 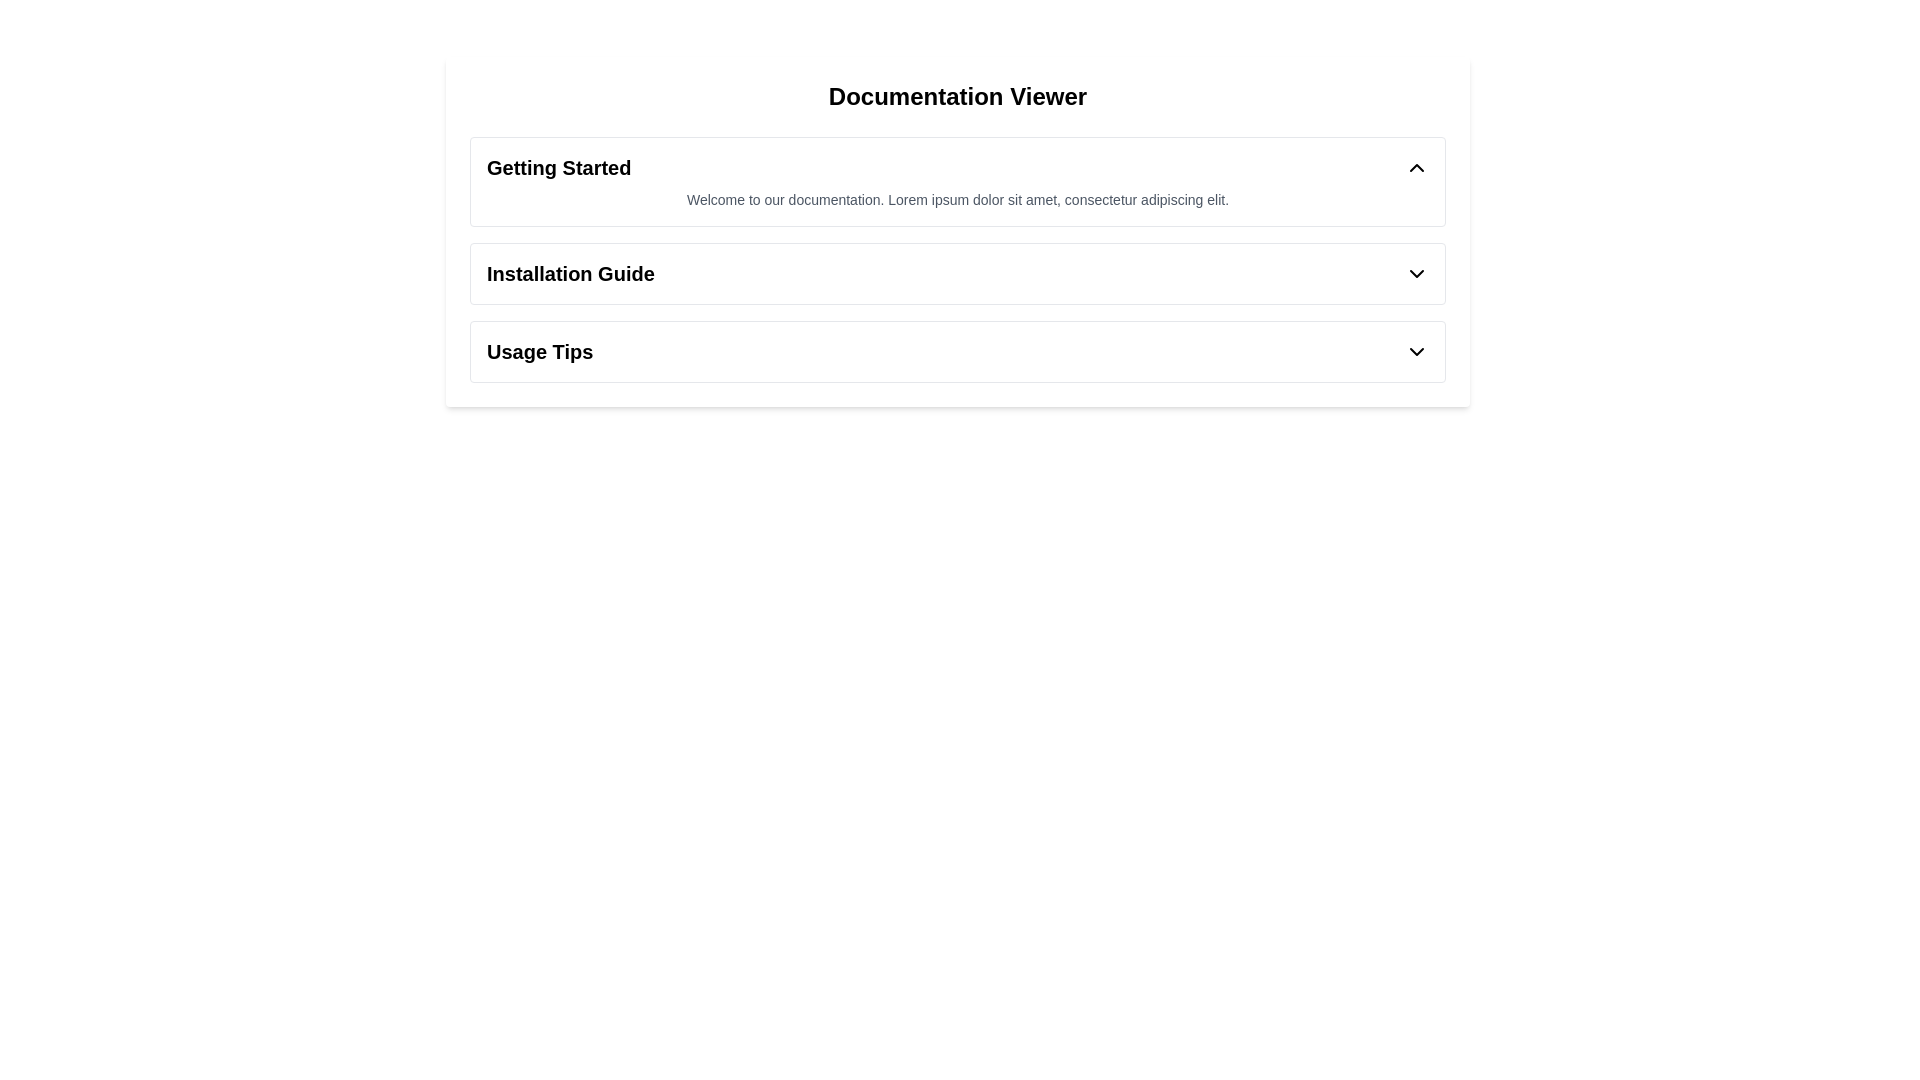 What do you see at coordinates (957, 200) in the screenshot?
I see `the descriptive text block located beneath the 'Getting Started' title in the 'Getting Started' section` at bounding box center [957, 200].